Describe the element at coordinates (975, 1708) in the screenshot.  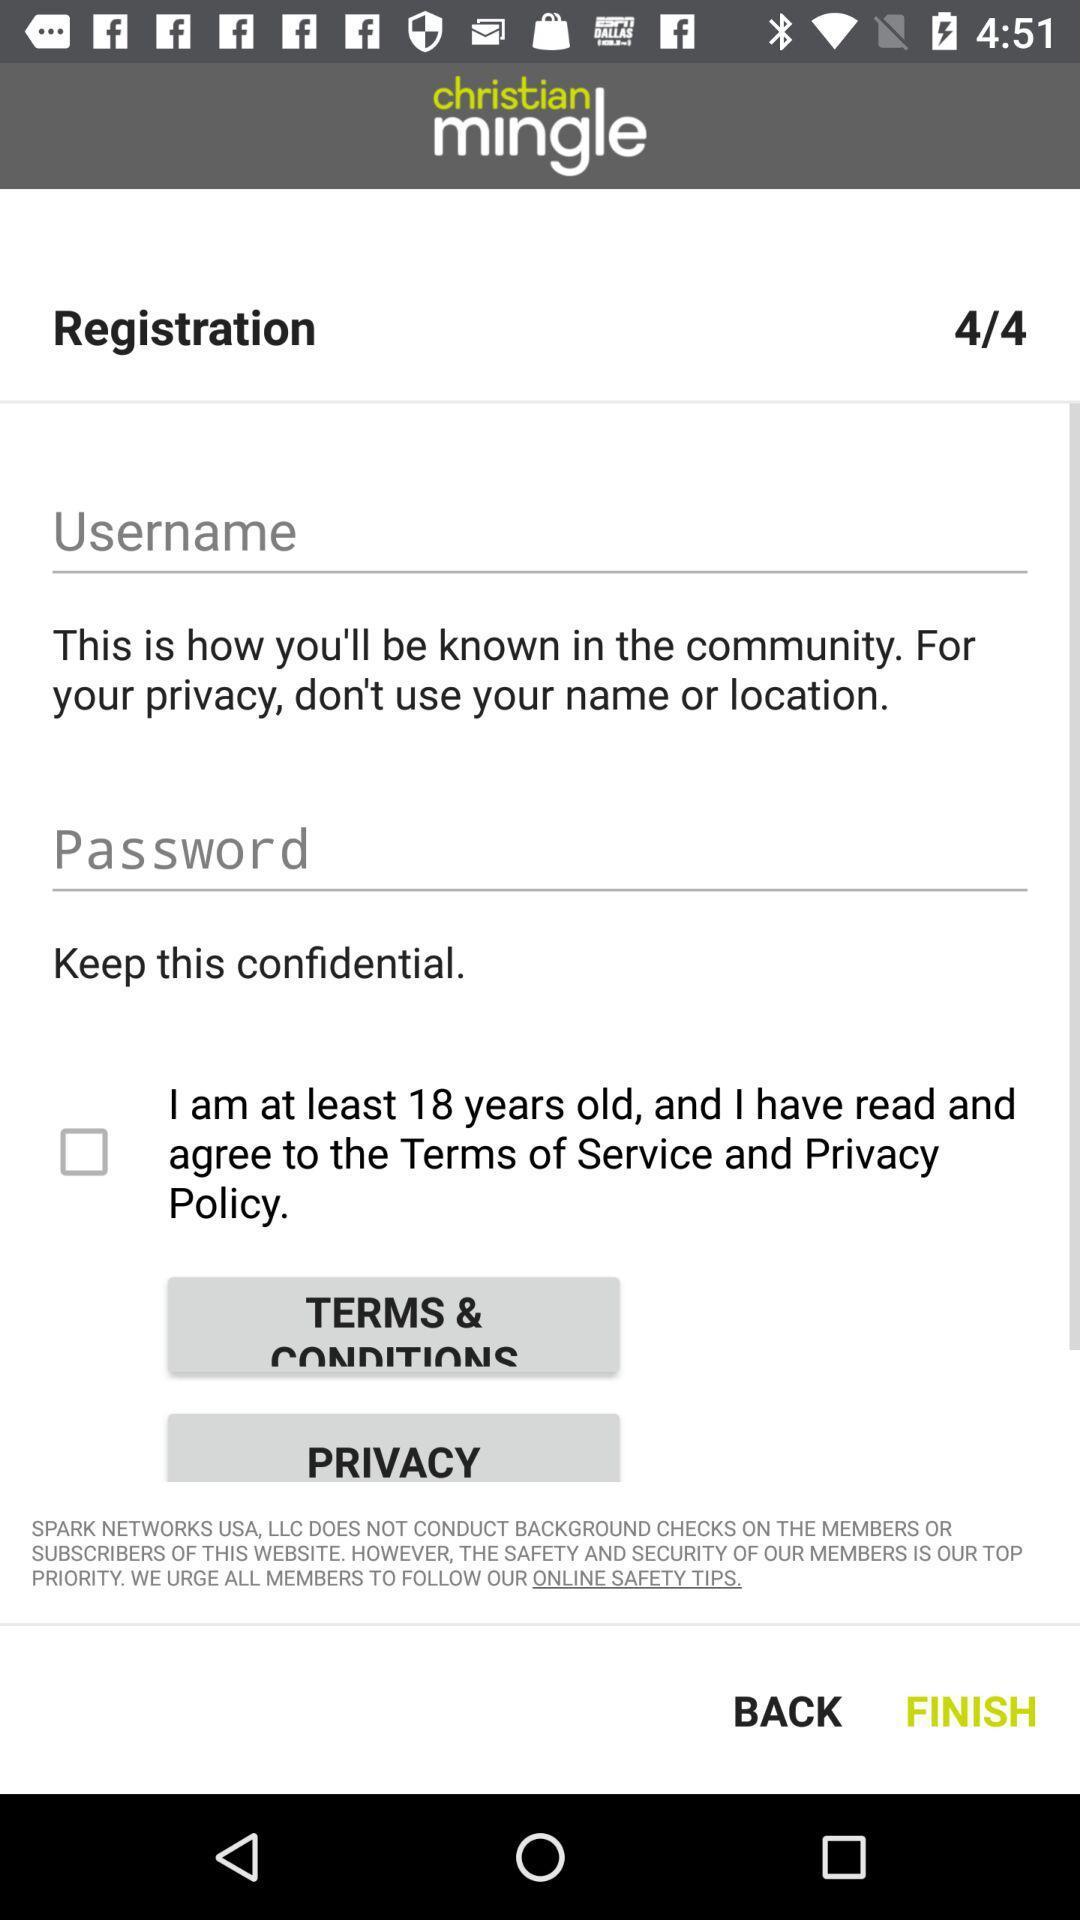
I see `the finish` at that location.